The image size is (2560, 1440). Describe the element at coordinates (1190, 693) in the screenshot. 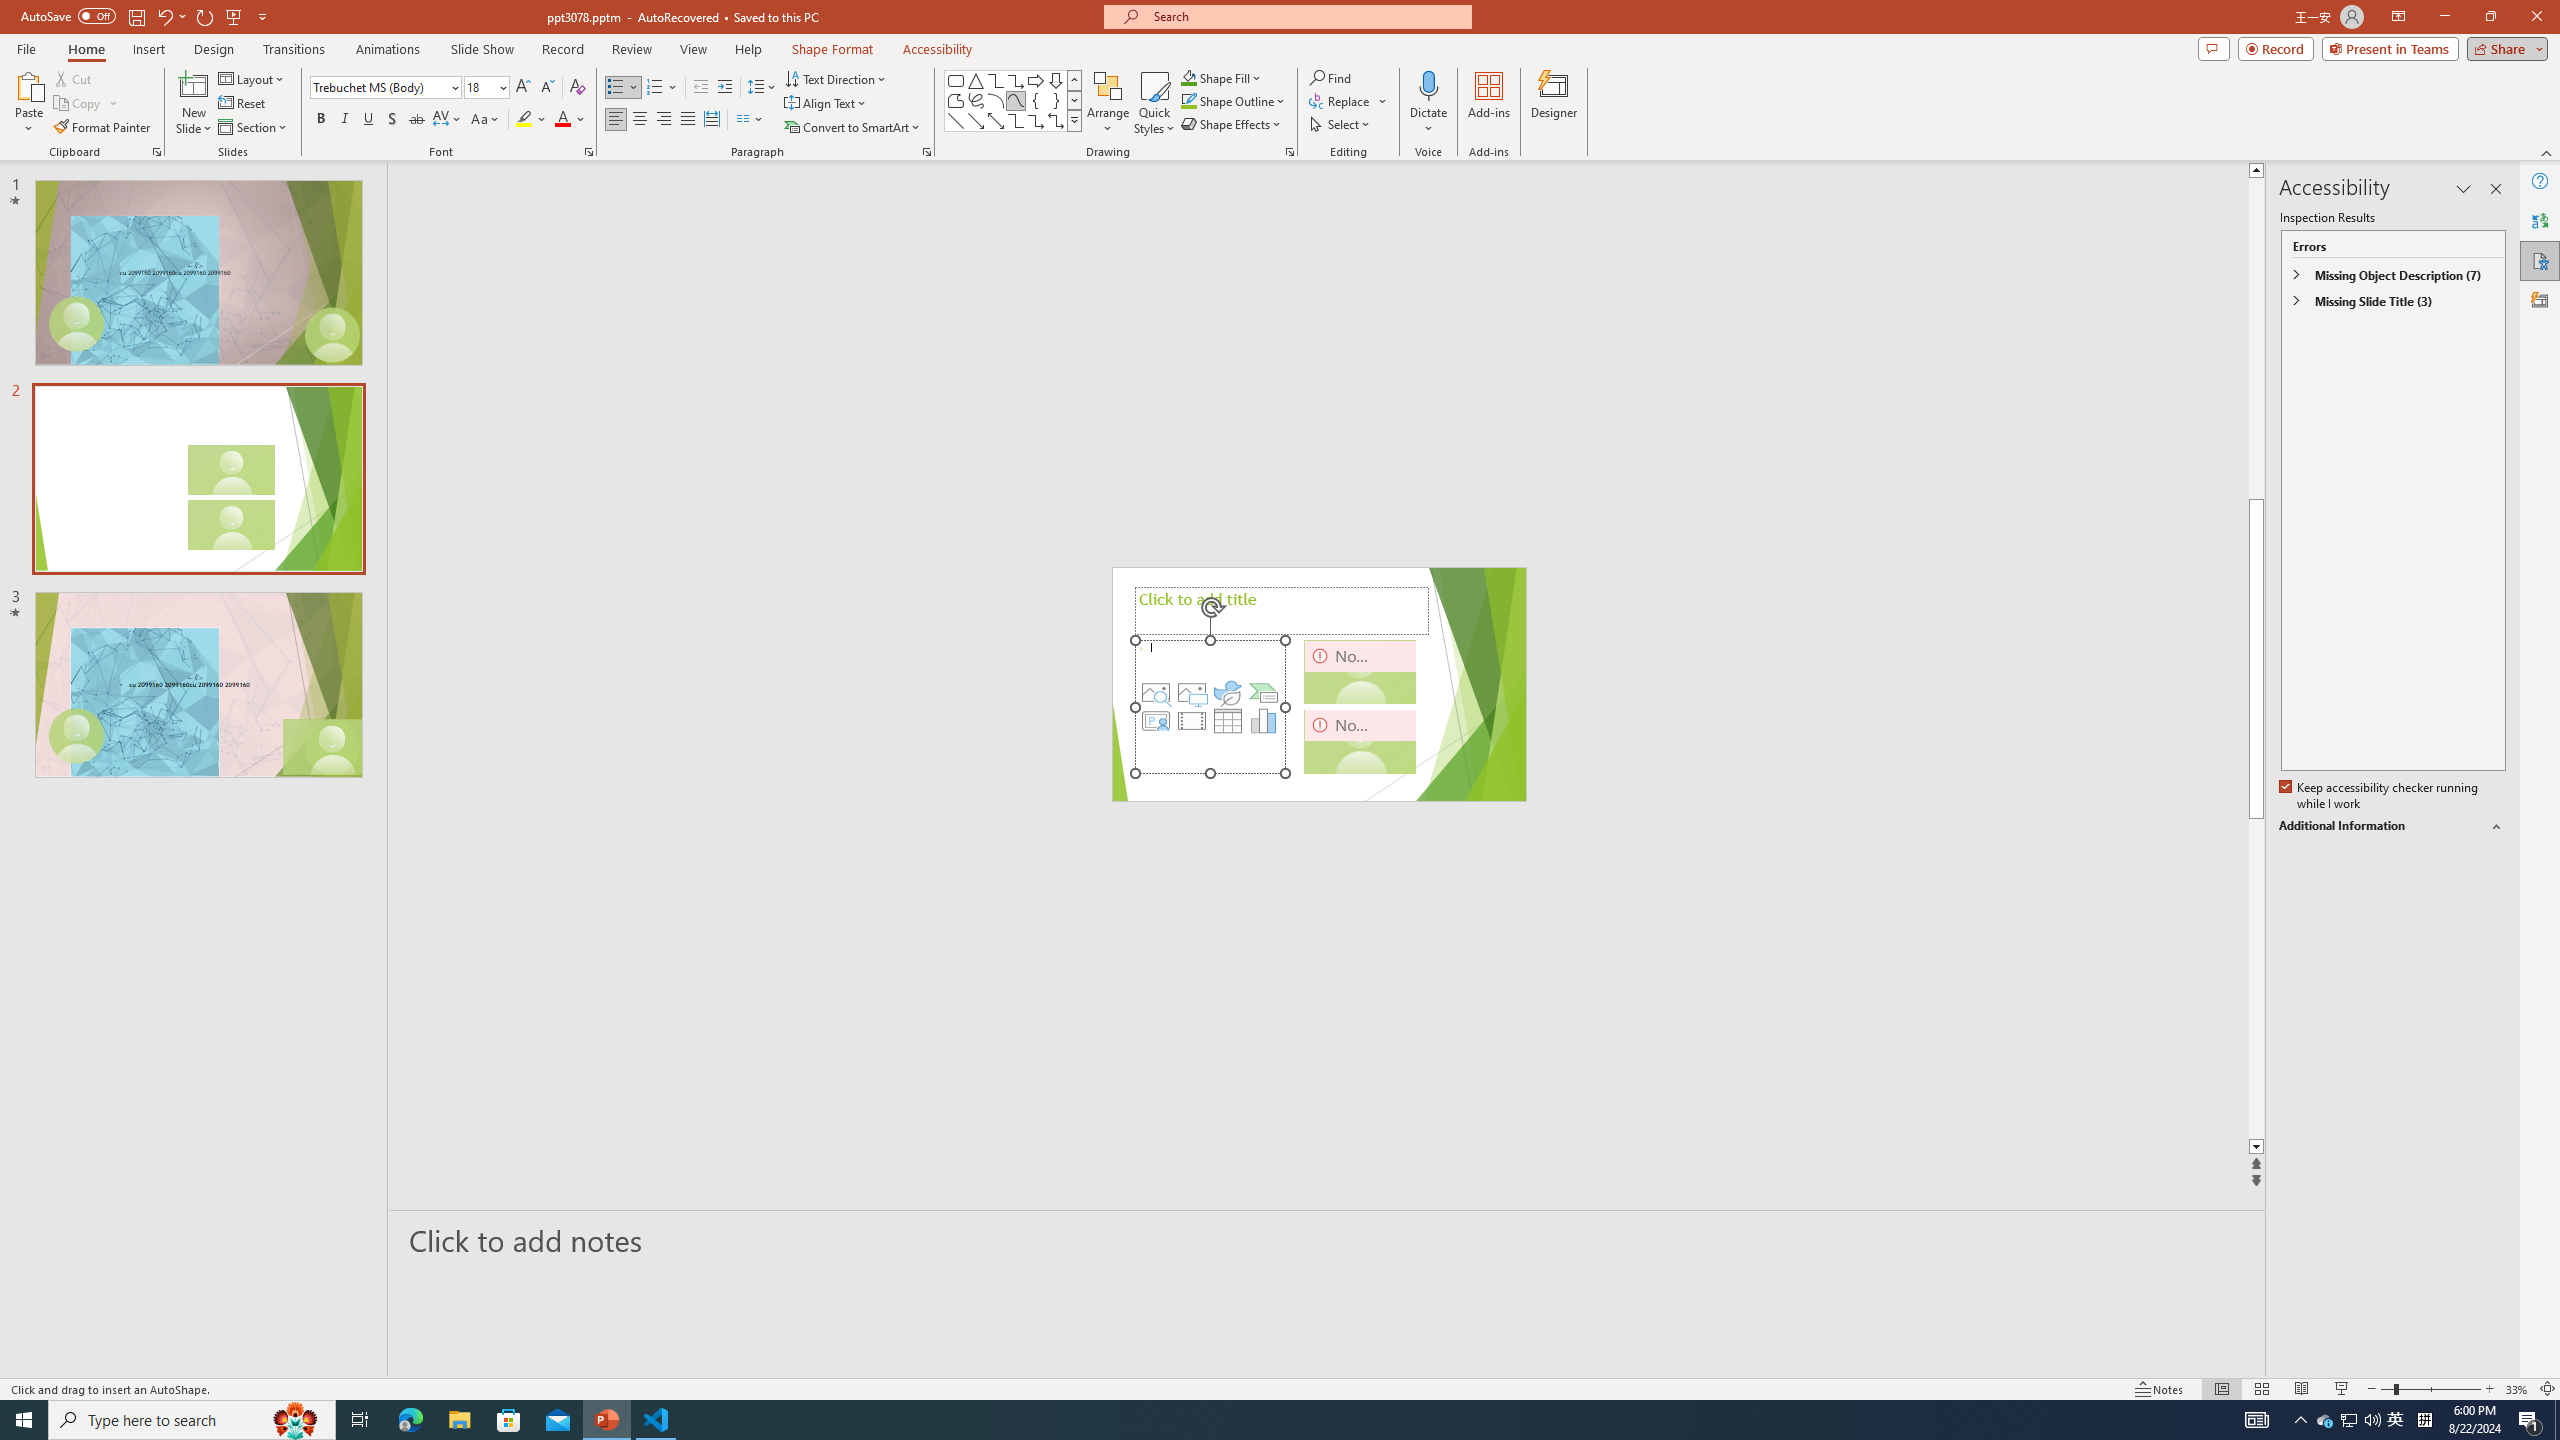

I see `'Pictures'` at that location.